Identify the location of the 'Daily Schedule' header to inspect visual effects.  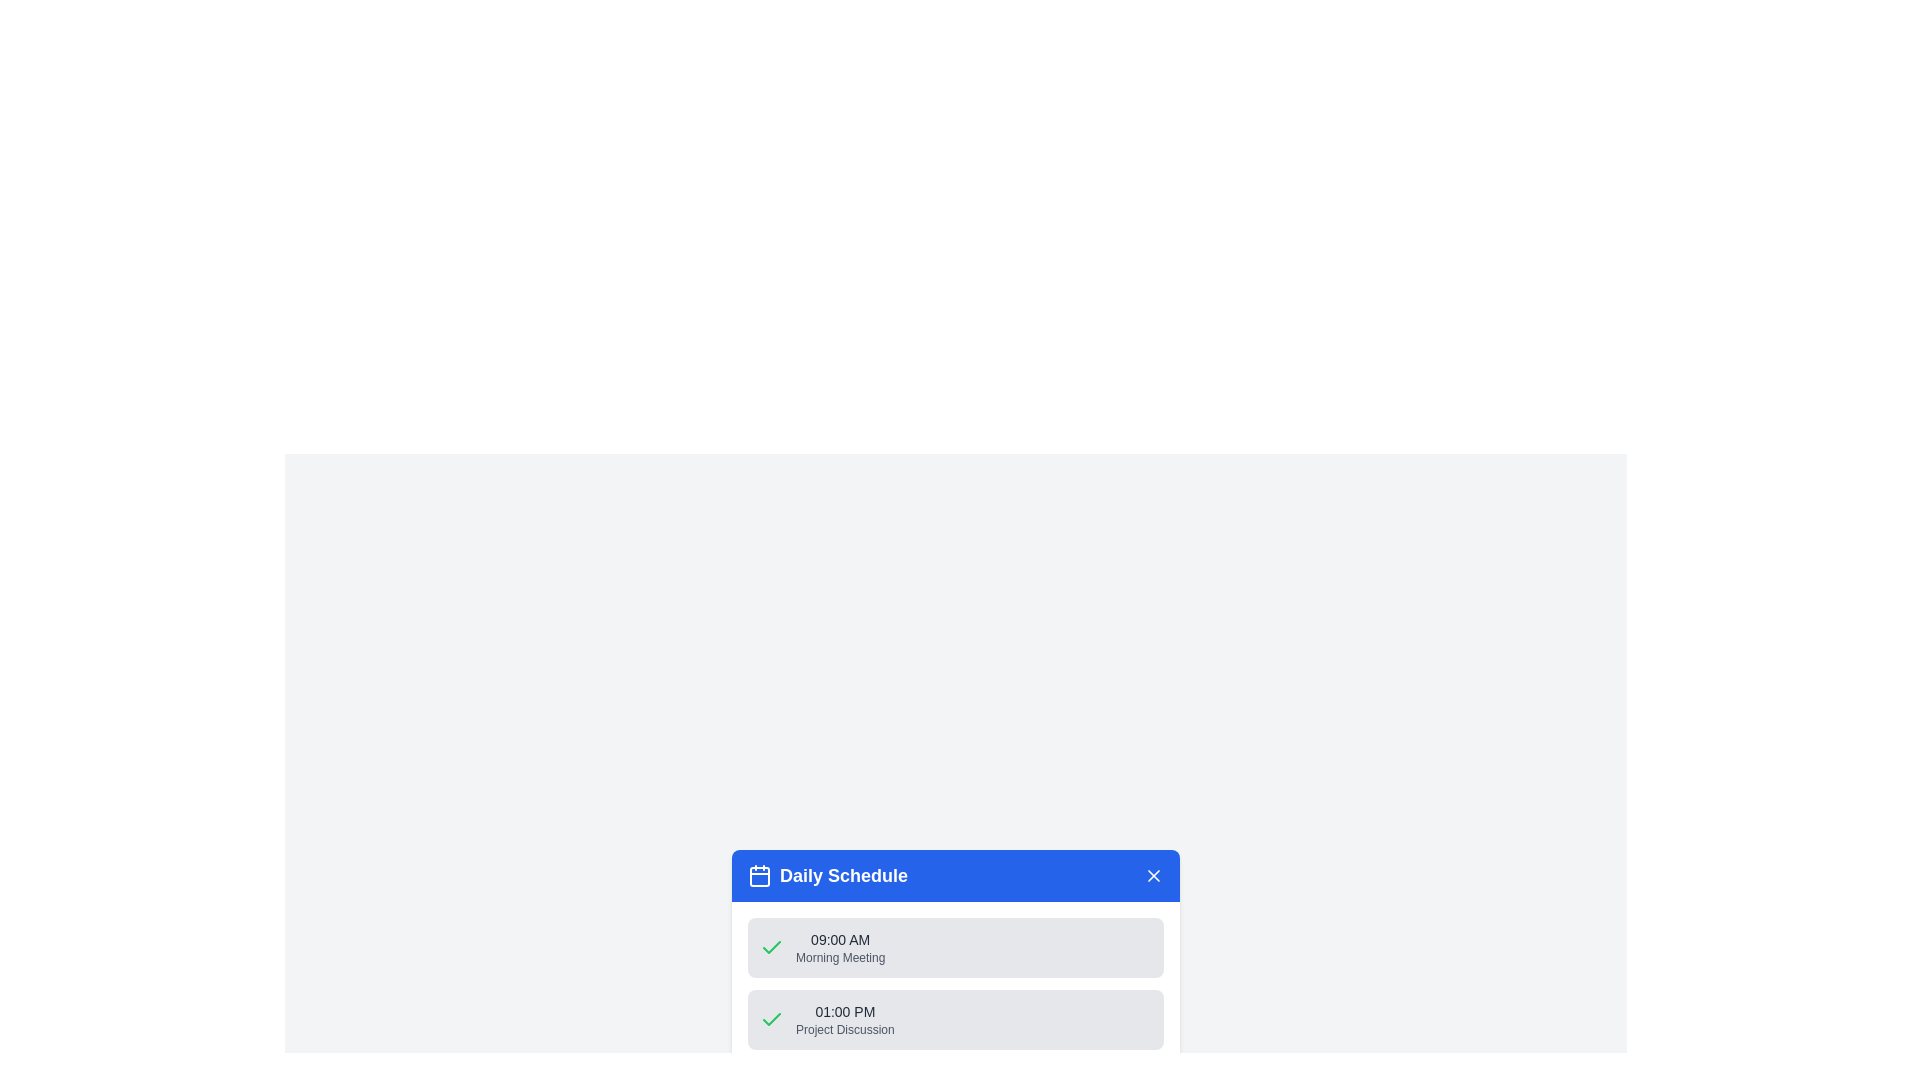
(828, 874).